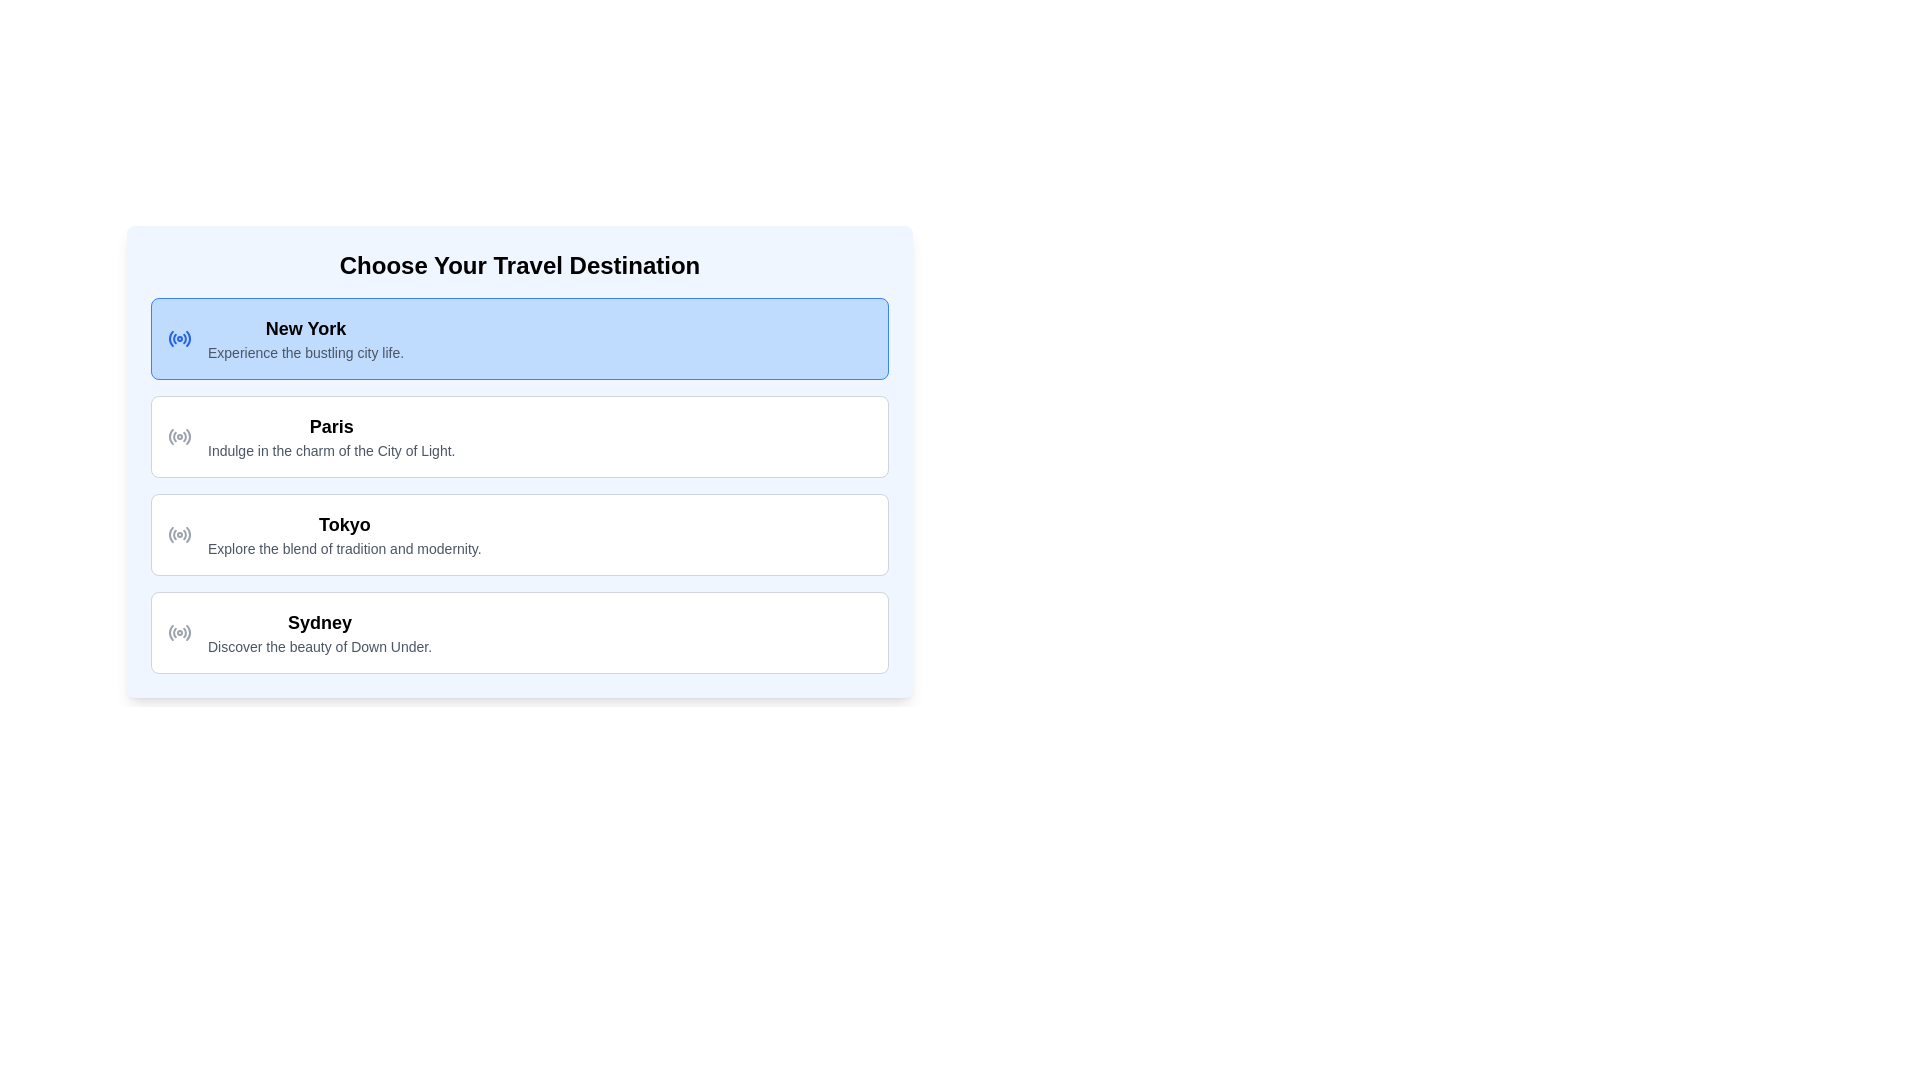 Image resolution: width=1920 pixels, height=1080 pixels. I want to click on descriptive text label that reads 'Experience the bustling city life.' located below the 'New York' text, so click(305, 352).